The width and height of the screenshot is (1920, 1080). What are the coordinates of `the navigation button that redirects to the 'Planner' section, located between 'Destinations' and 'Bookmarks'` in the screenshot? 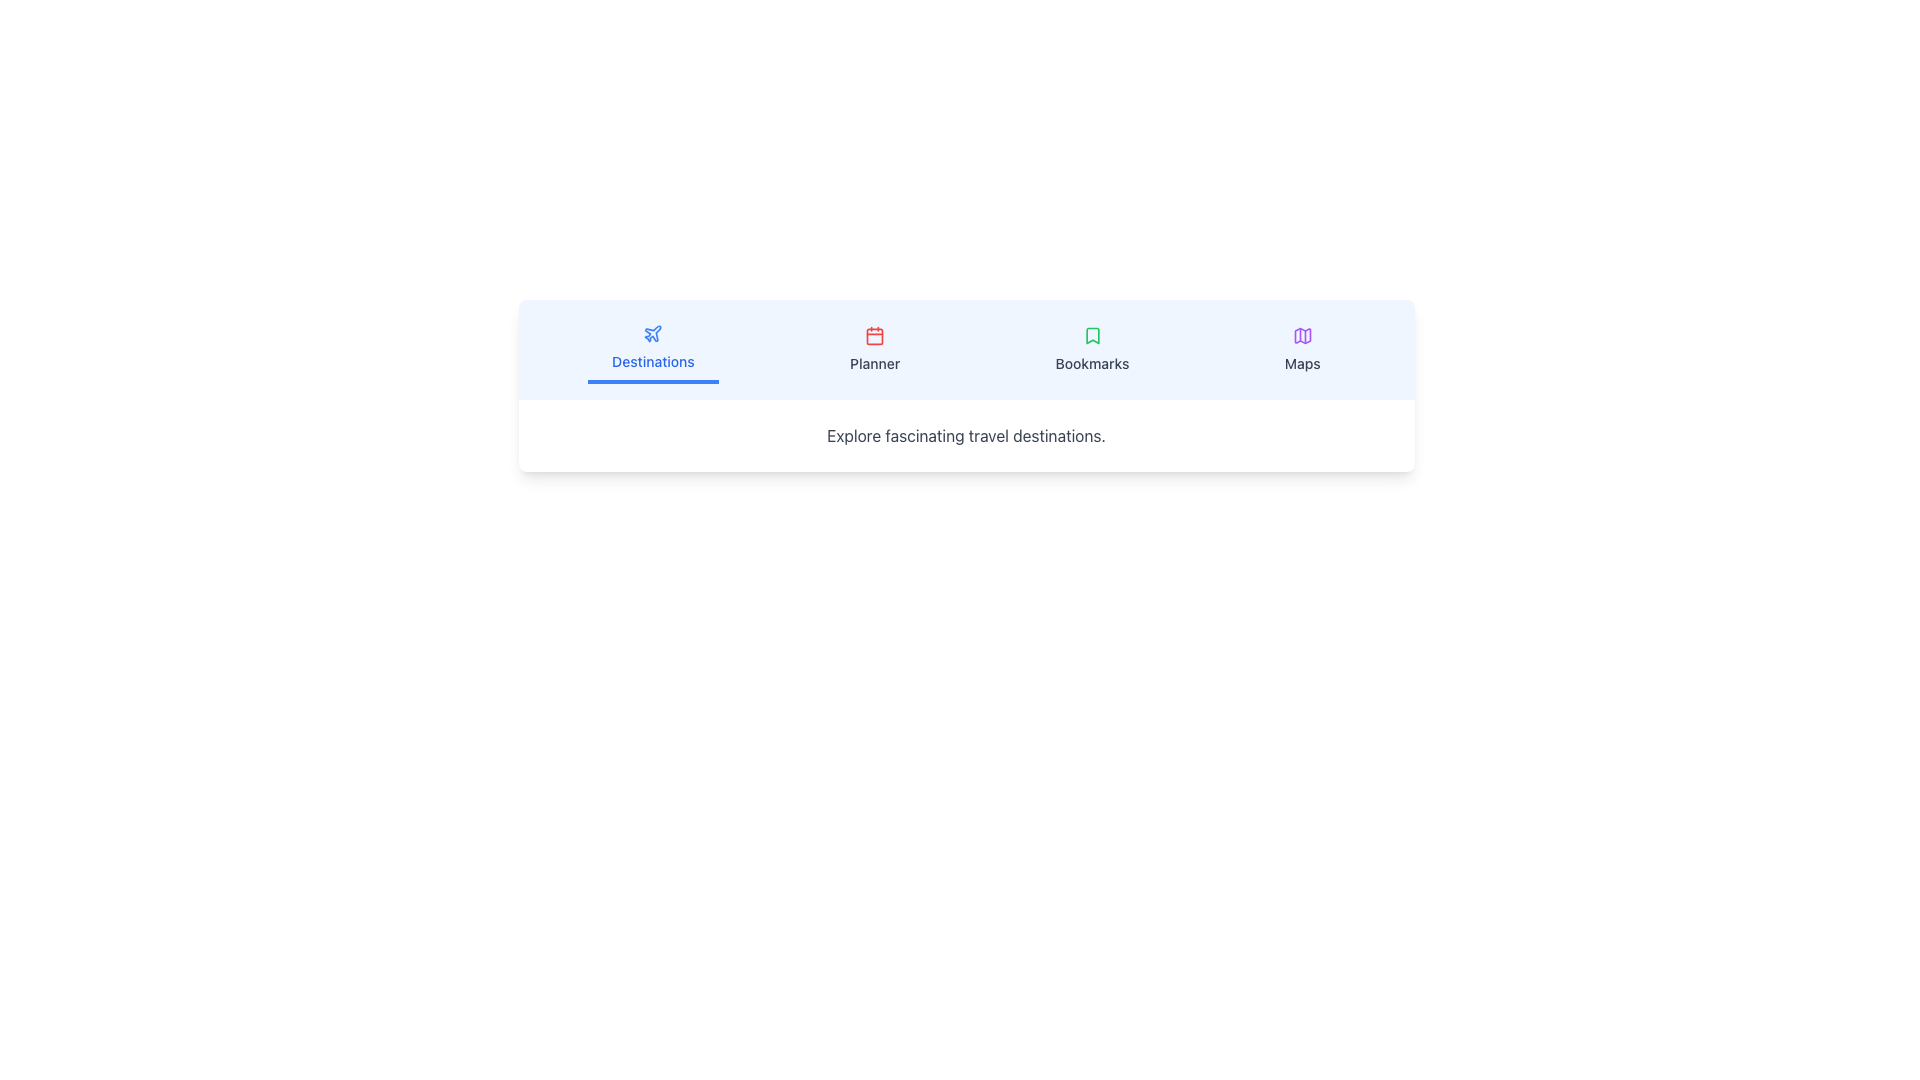 It's located at (875, 349).